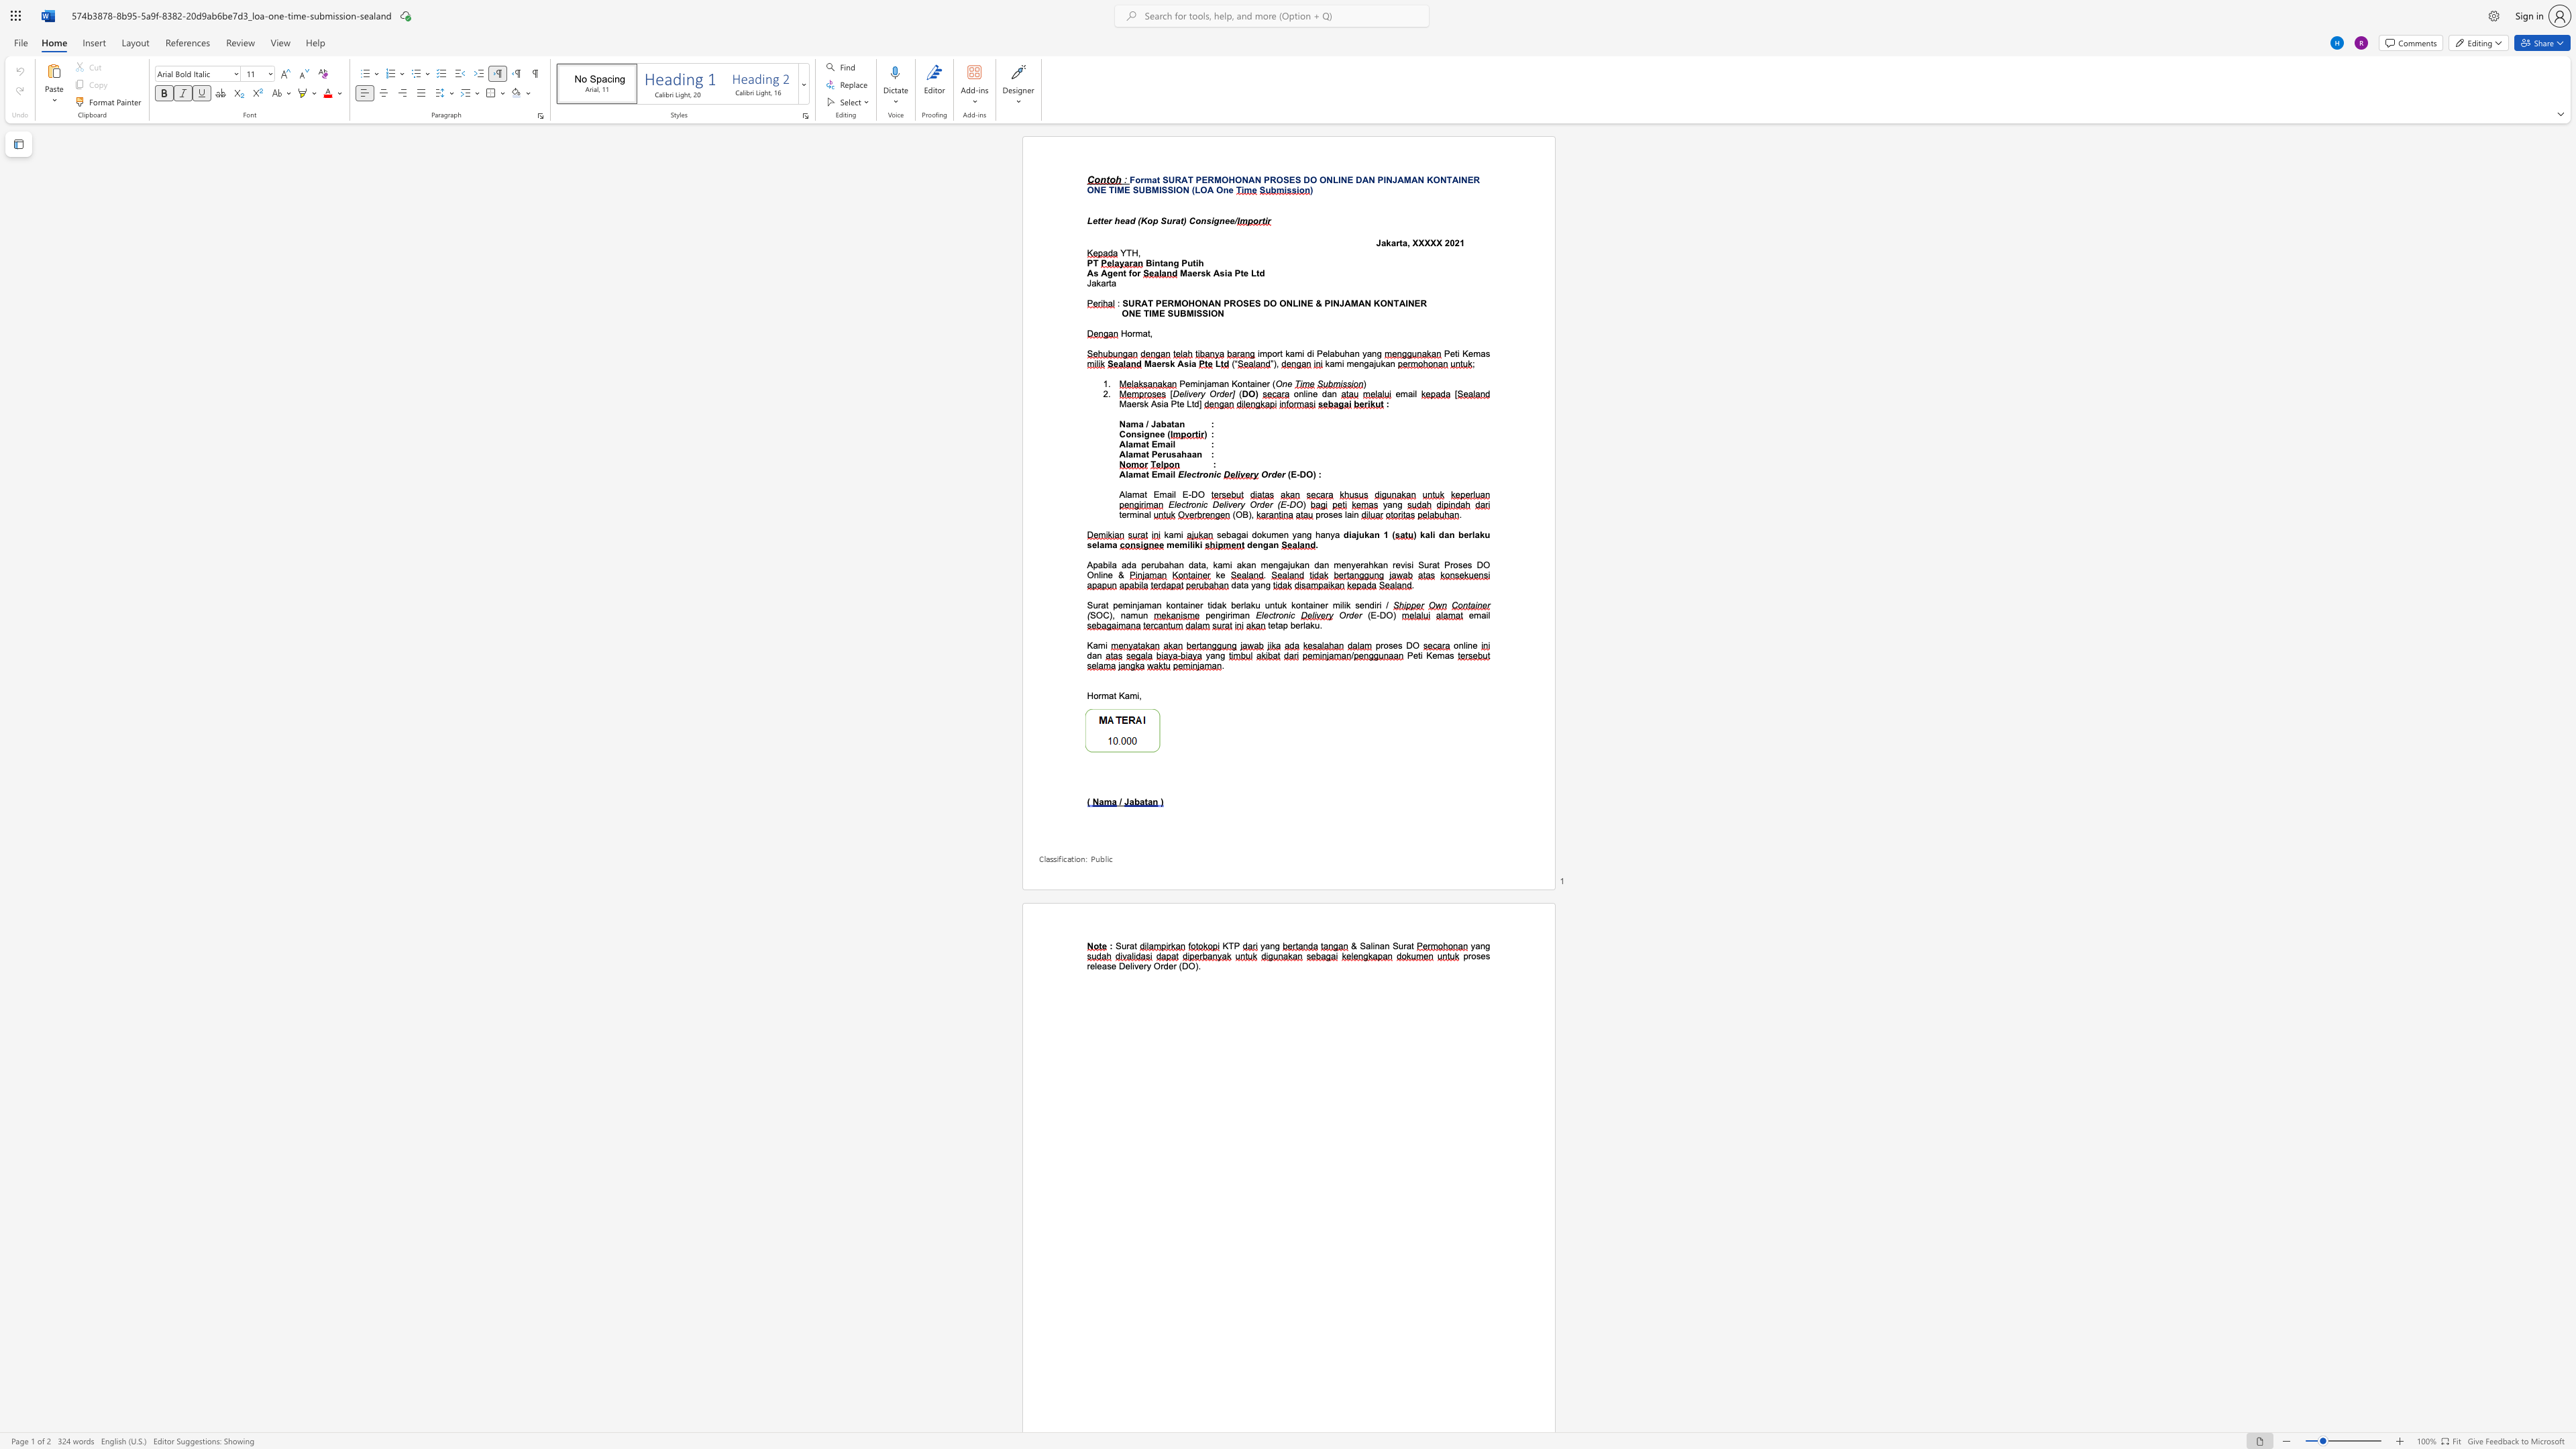  Describe the element at coordinates (1254, 614) in the screenshot. I see `the subset text "Electroni" within the text "Electronic"` at that location.